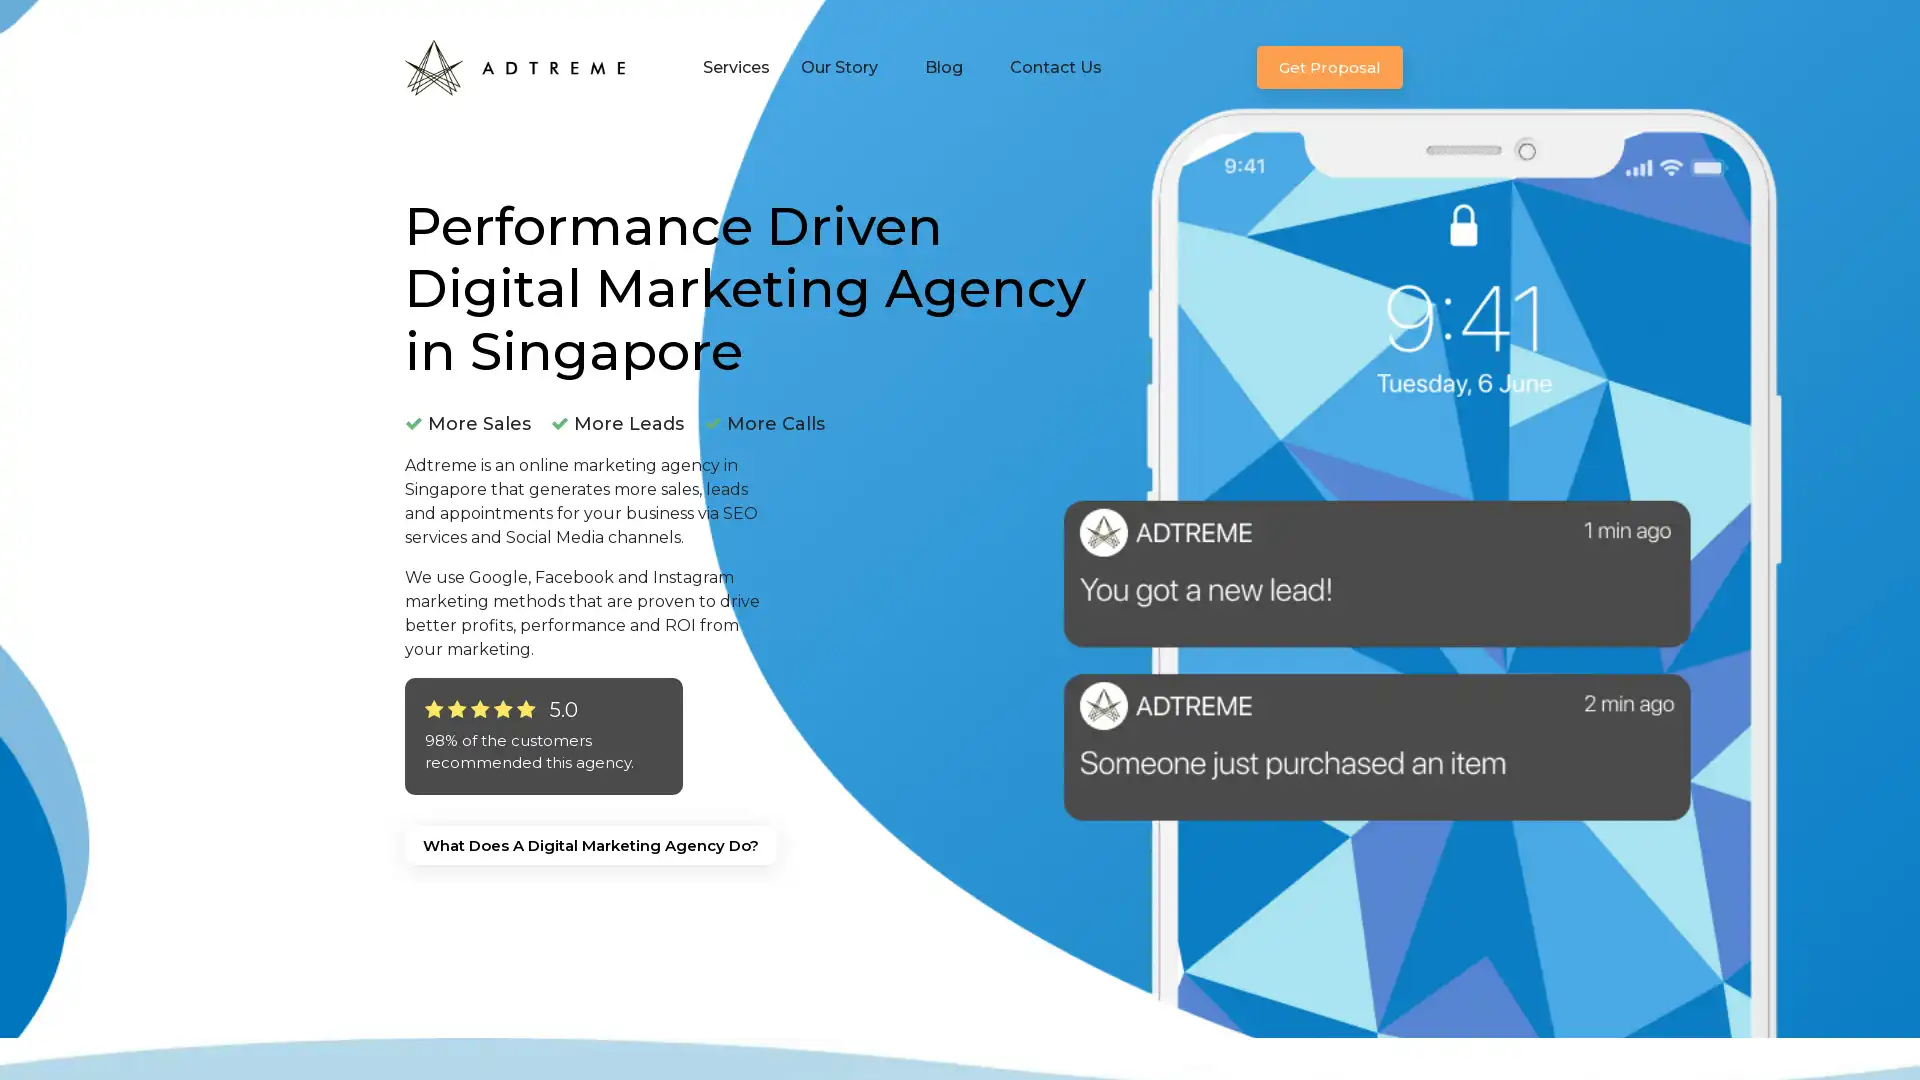 The width and height of the screenshot is (1920, 1080). What do you see at coordinates (589, 844) in the screenshot?
I see `What Does A Digital Marketing Agency Do?` at bounding box center [589, 844].